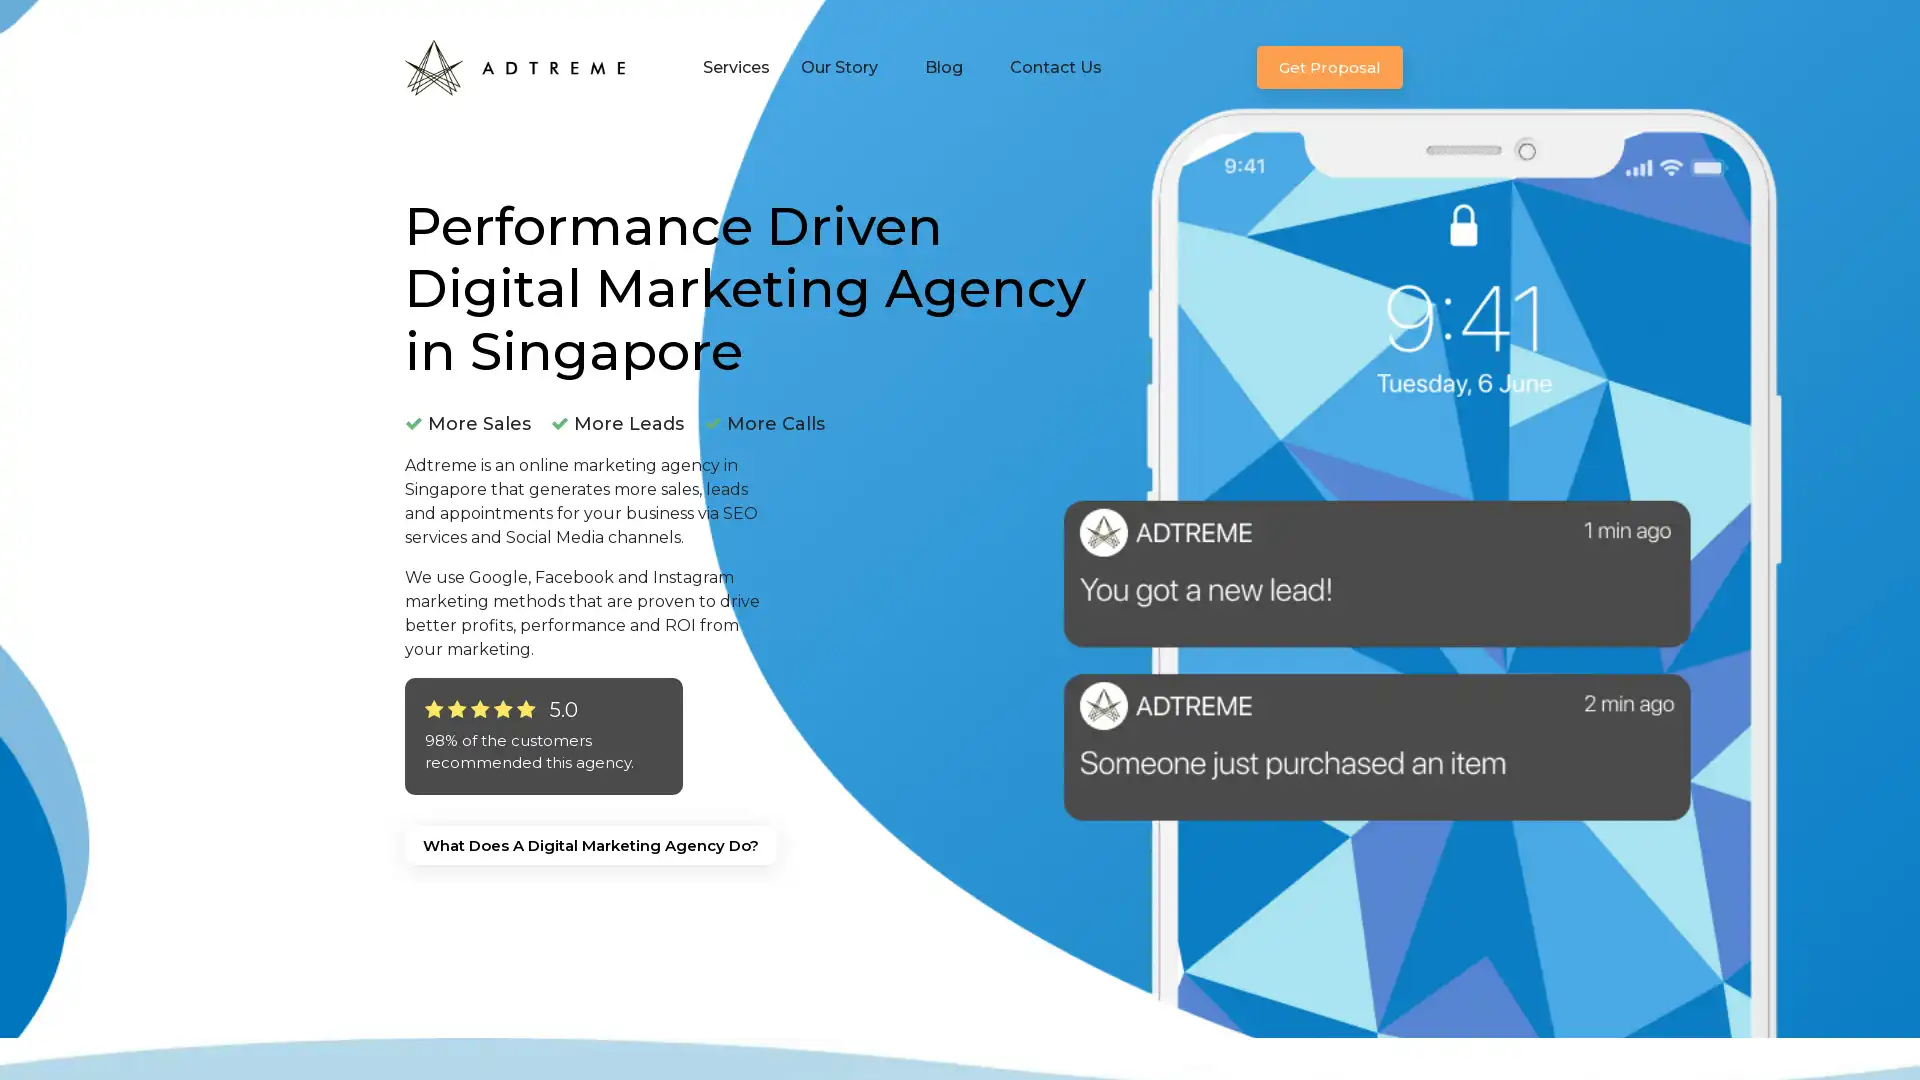 The width and height of the screenshot is (1920, 1080). What do you see at coordinates (589, 844) in the screenshot?
I see `What Does A Digital Marketing Agency Do?` at bounding box center [589, 844].